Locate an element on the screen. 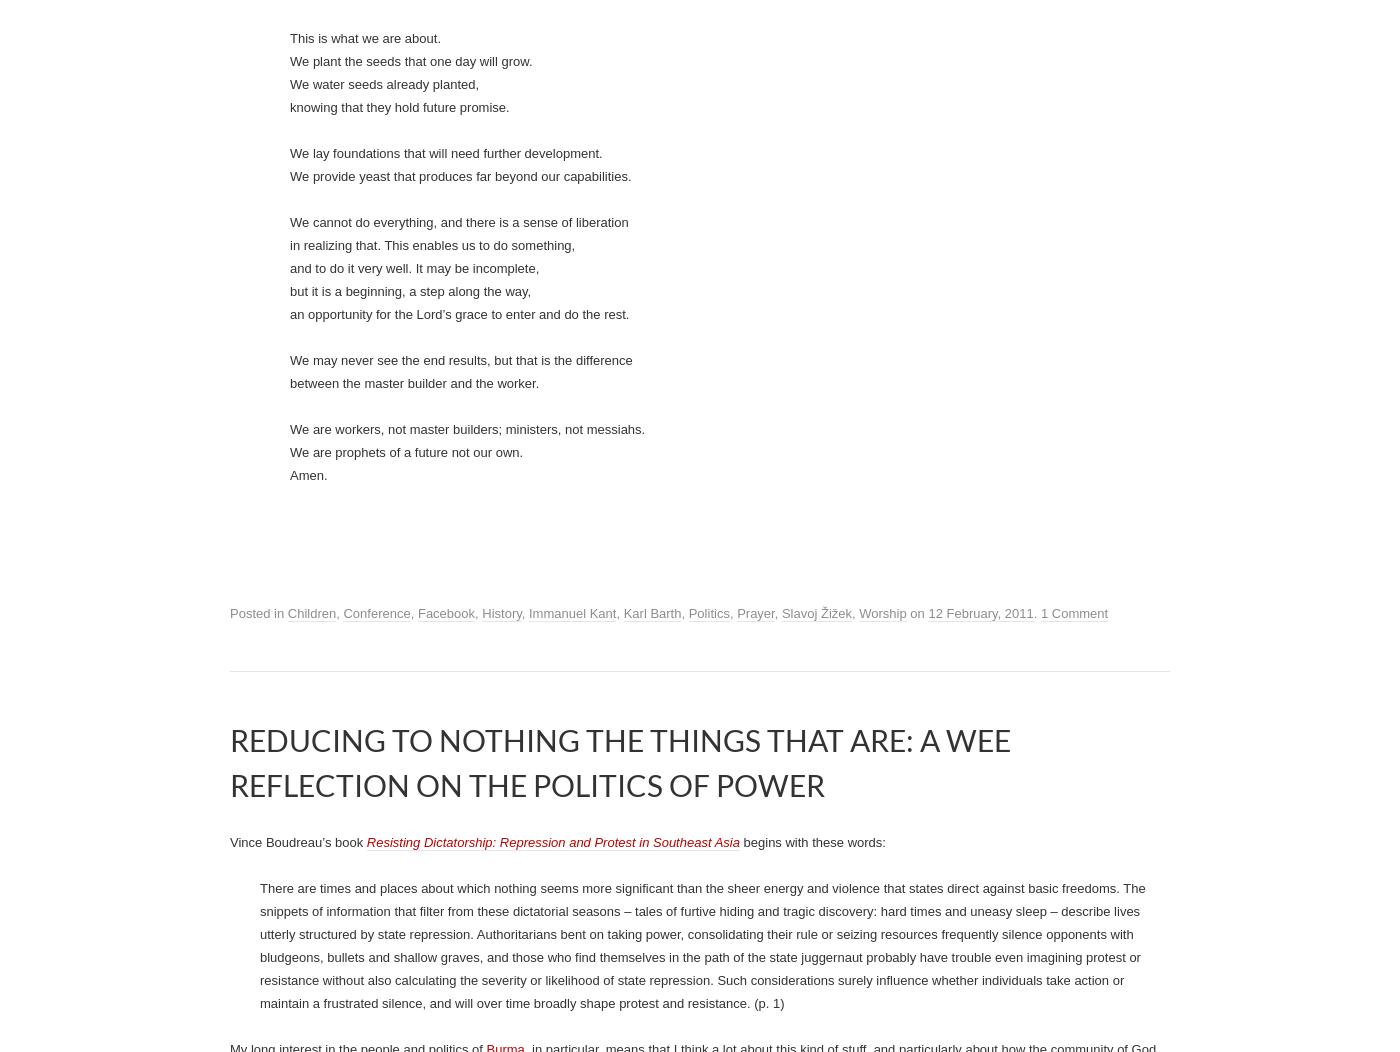  'Immanuel Kant’s guide to a good dinner party' is located at coordinates (400, 236).